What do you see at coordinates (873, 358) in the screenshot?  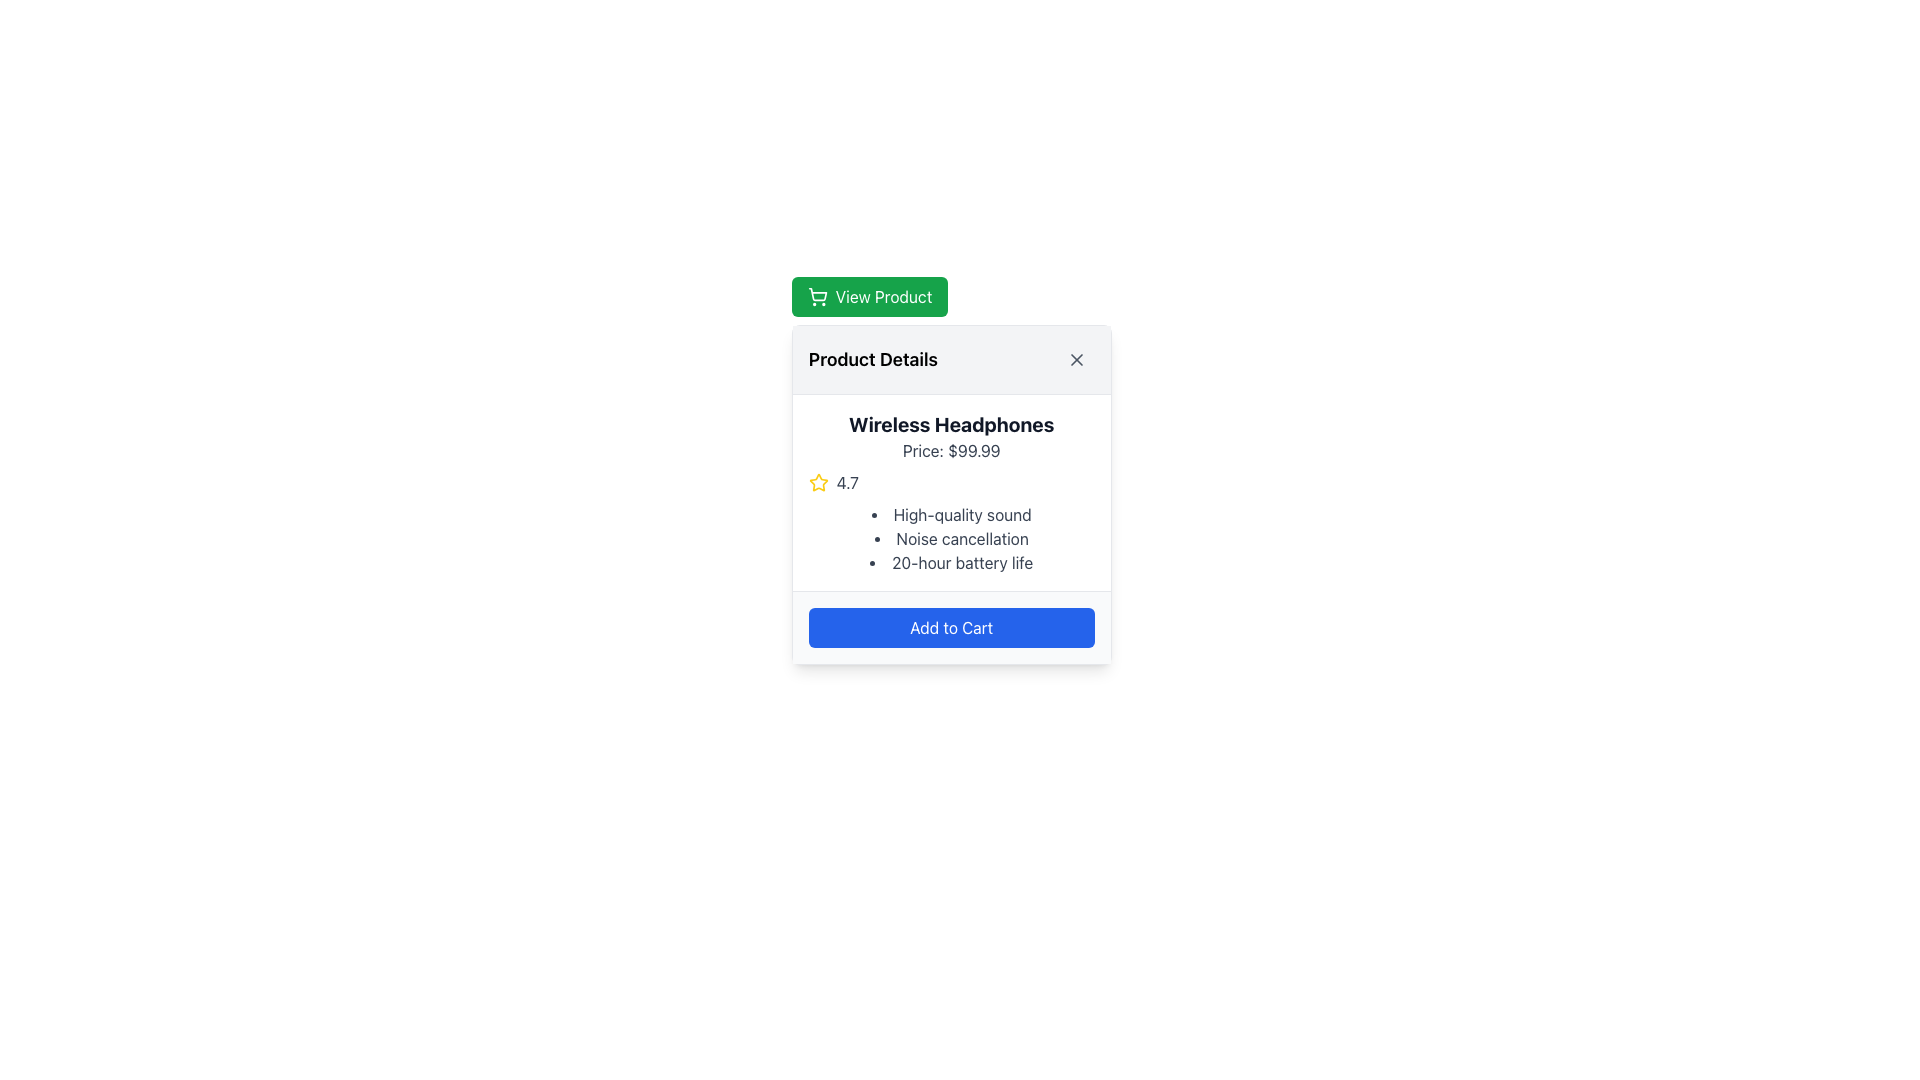 I see `the title text label in the modal window that provides context about the product details` at bounding box center [873, 358].